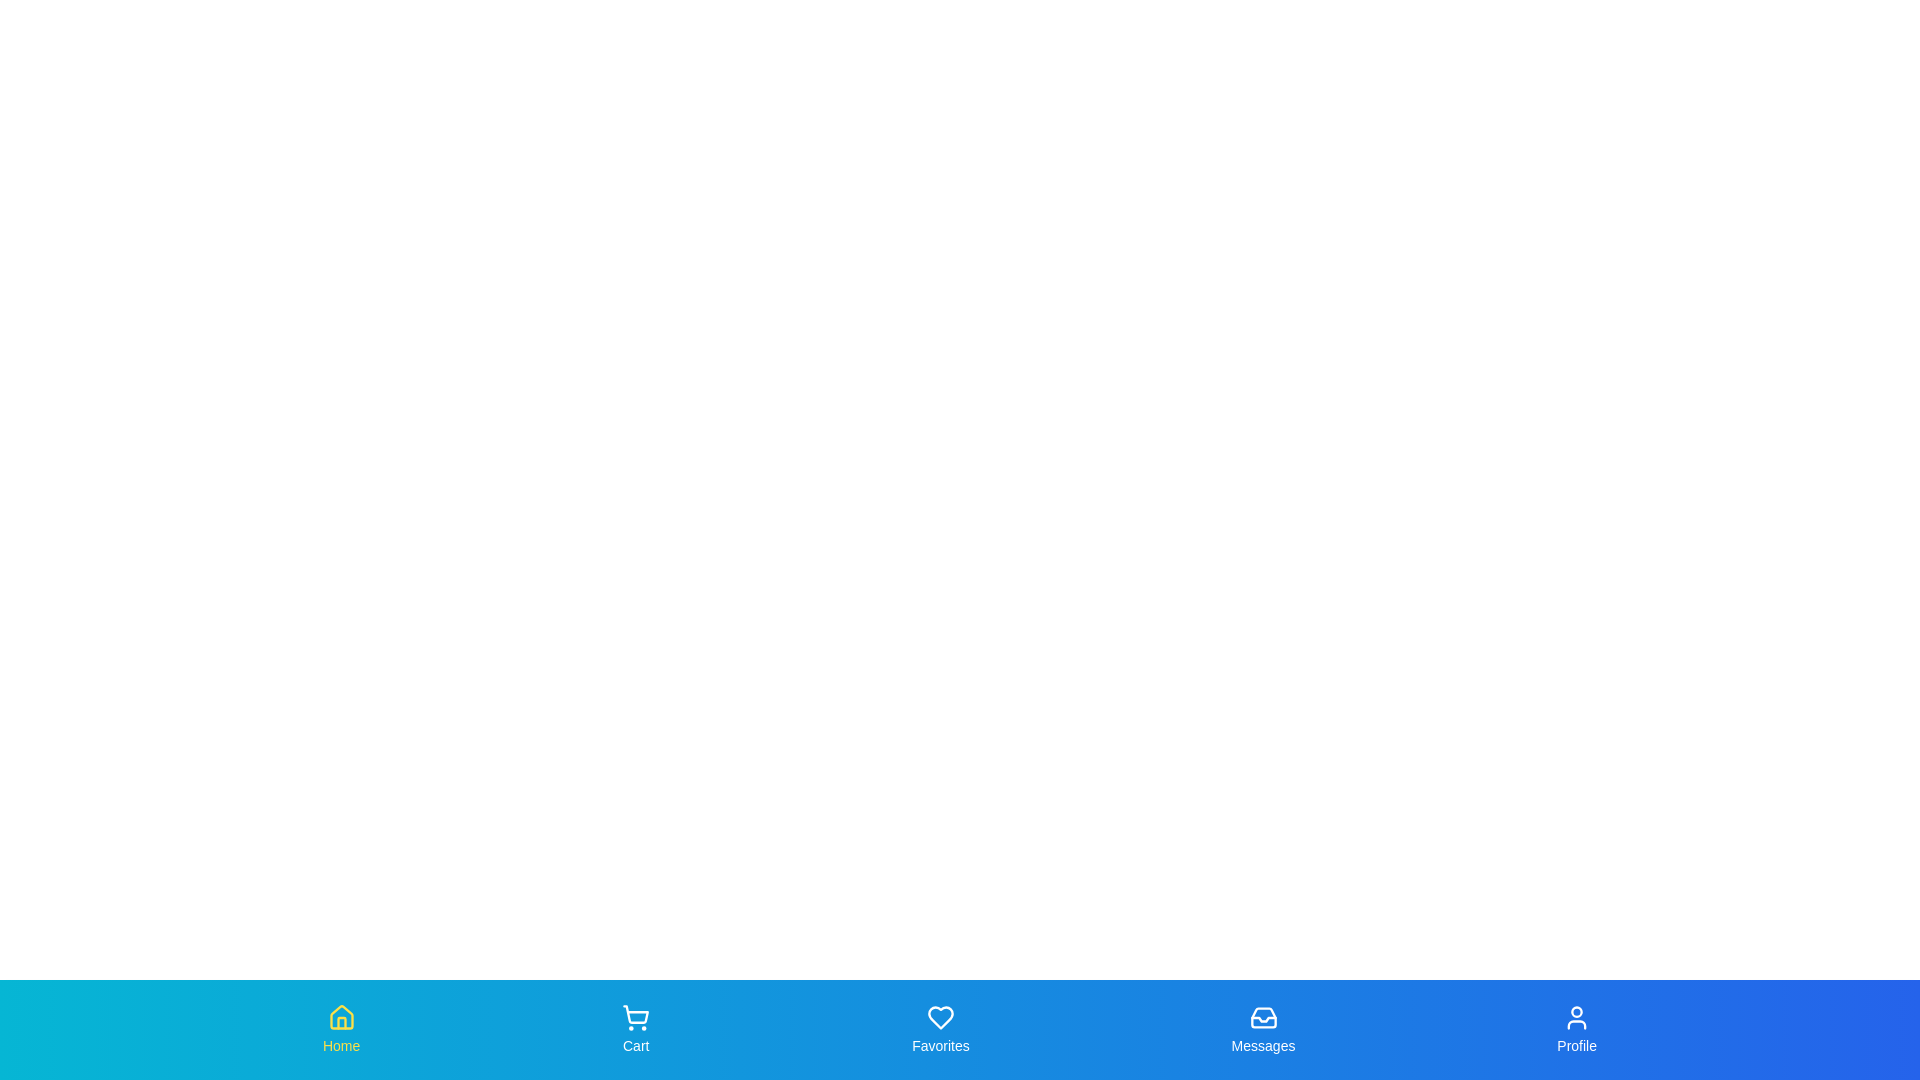 The height and width of the screenshot is (1080, 1920). What do you see at coordinates (939, 1029) in the screenshot?
I see `the Favorites tab to observe its hover effect` at bounding box center [939, 1029].